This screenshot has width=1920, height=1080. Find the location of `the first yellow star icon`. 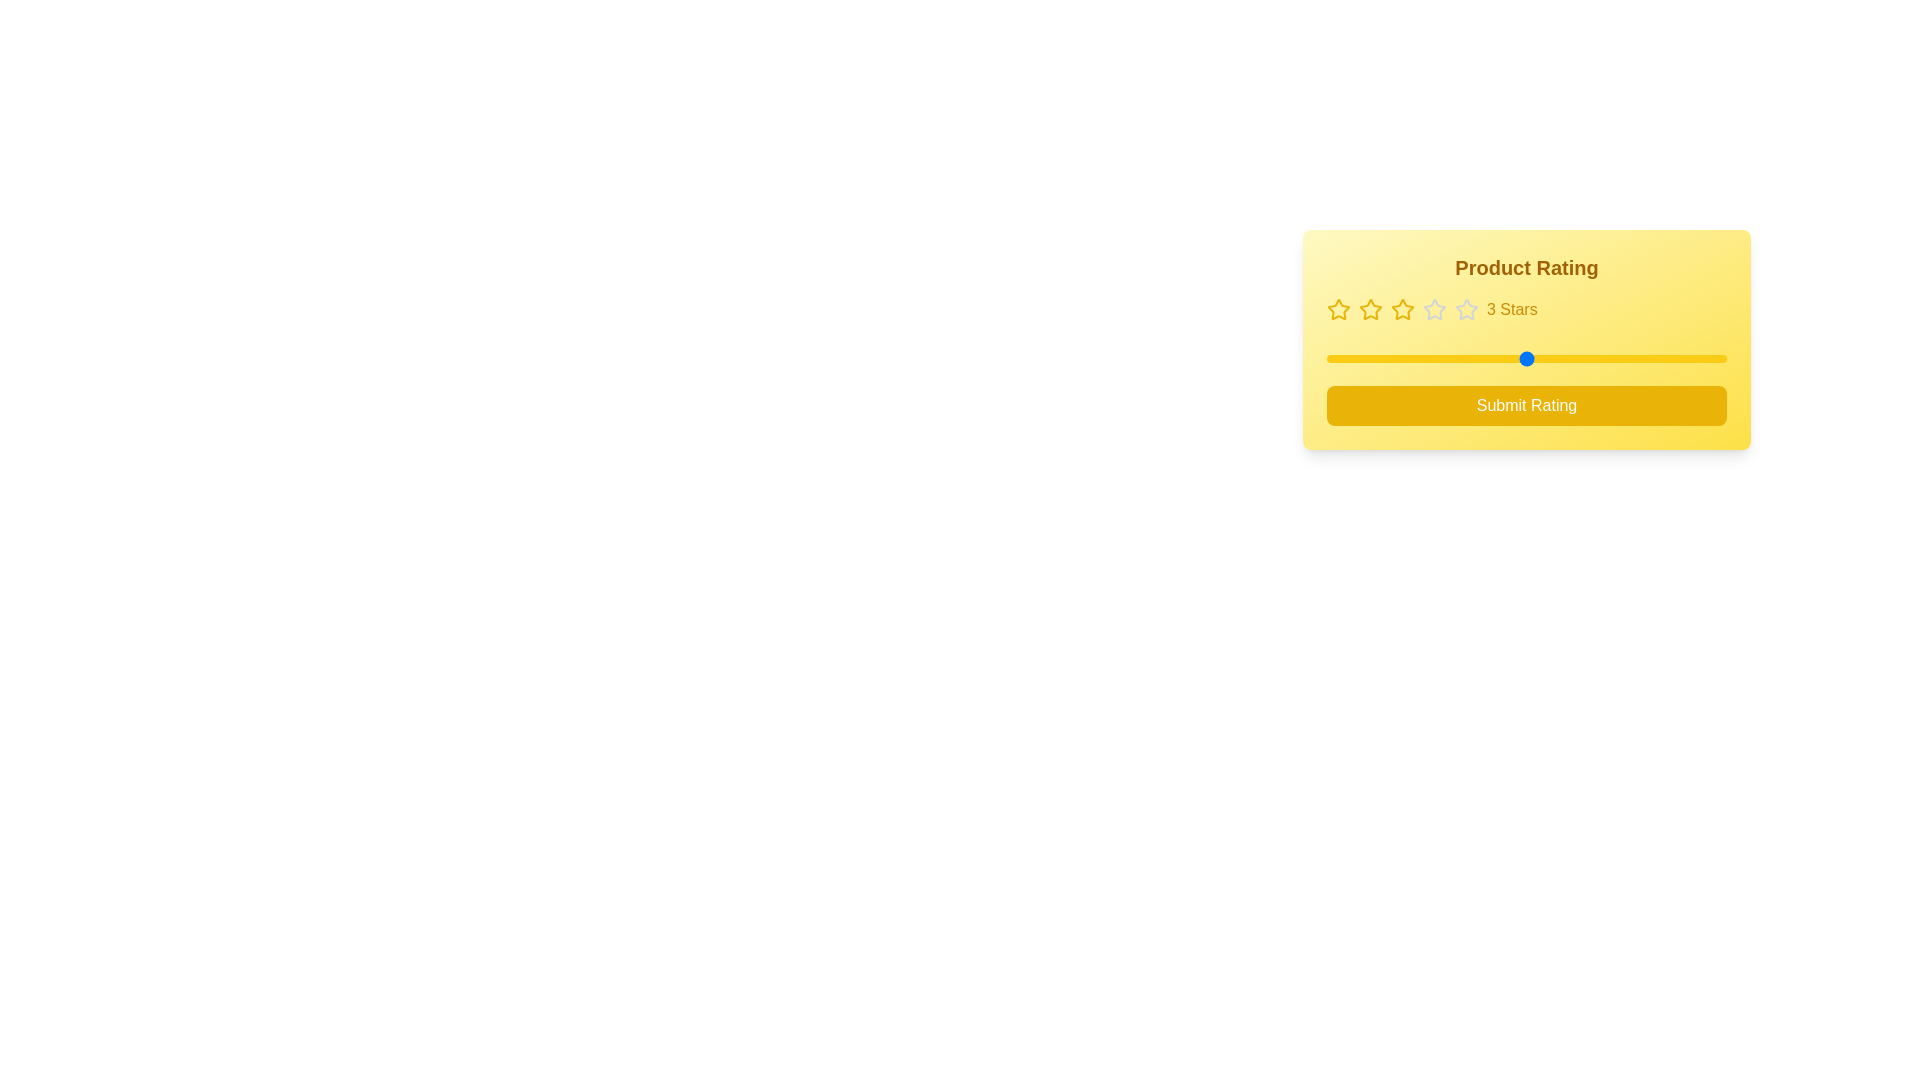

the first yellow star icon is located at coordinates (1338, 308).